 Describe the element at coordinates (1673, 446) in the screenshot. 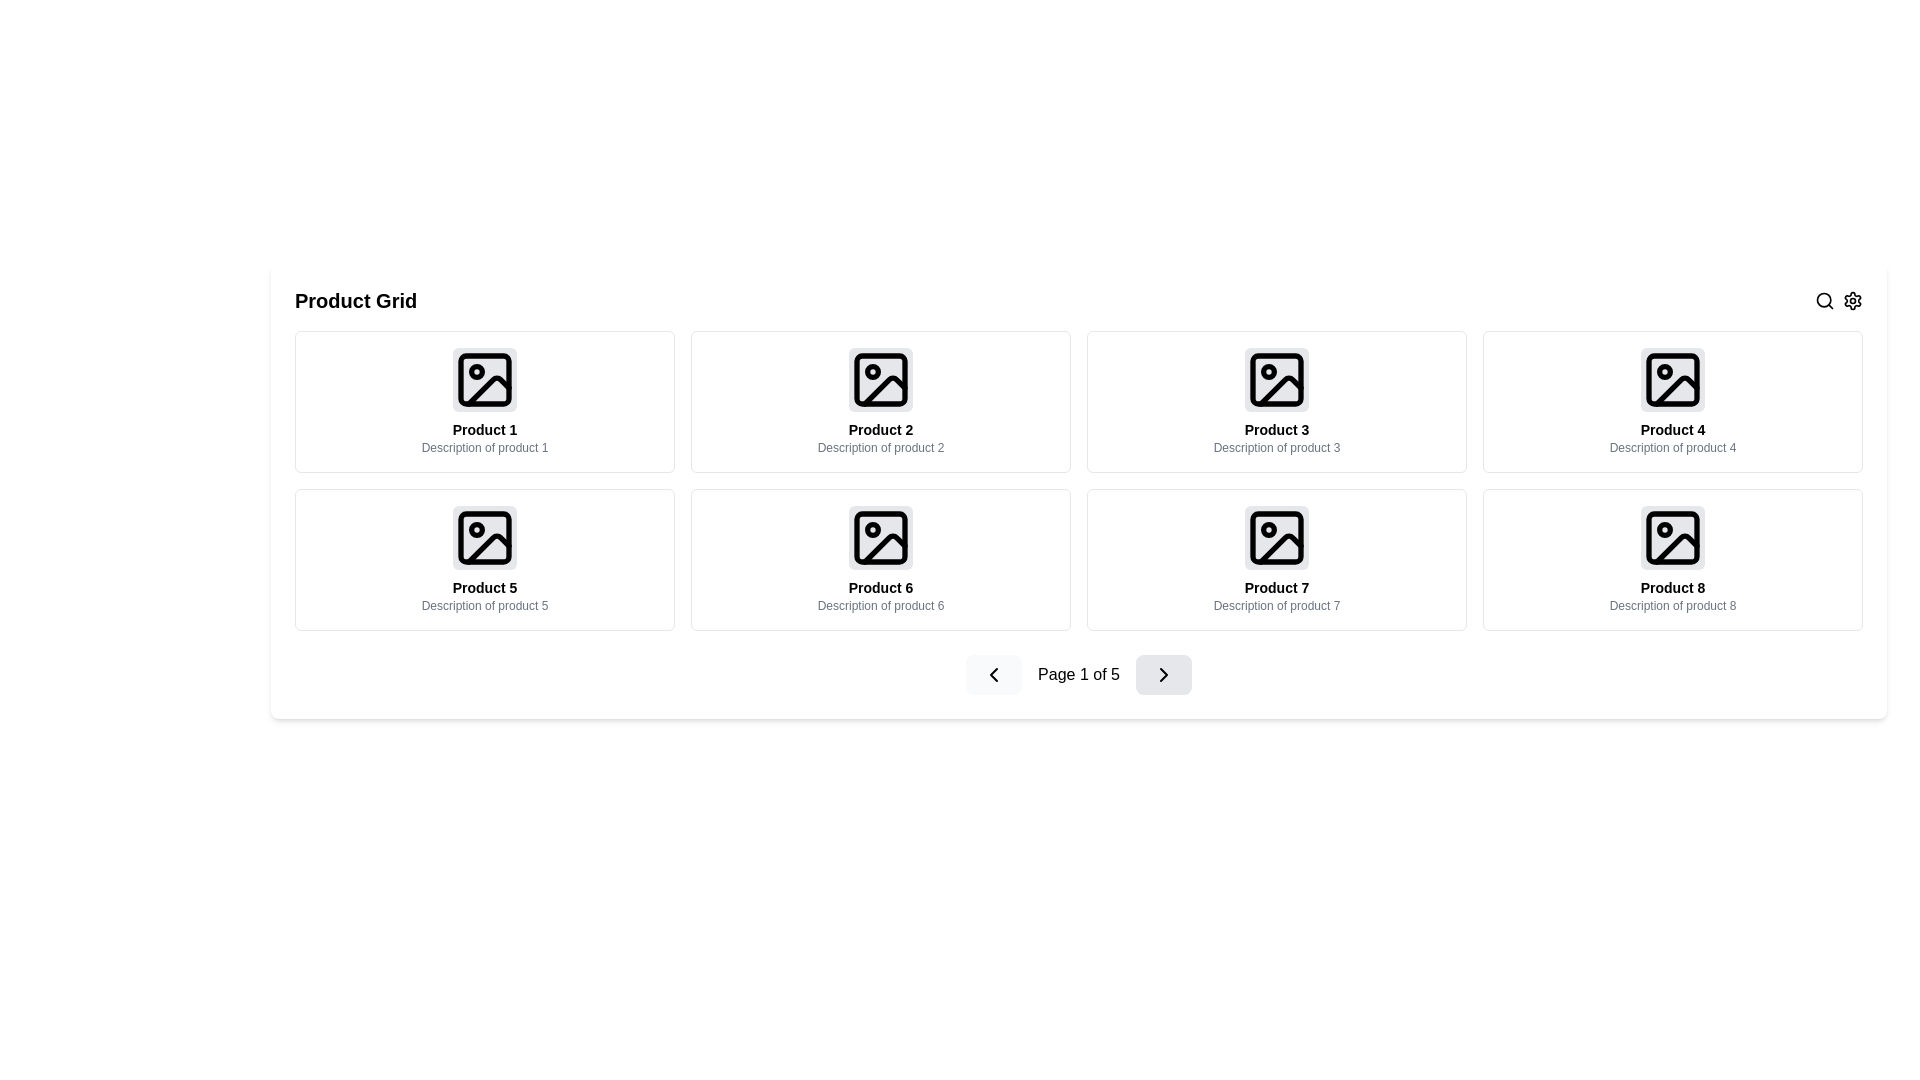

I see `the Text Label that provides a short description of 'Product 4', located at the bottom of its product card in the fourth slot of the grid layout` at that location.